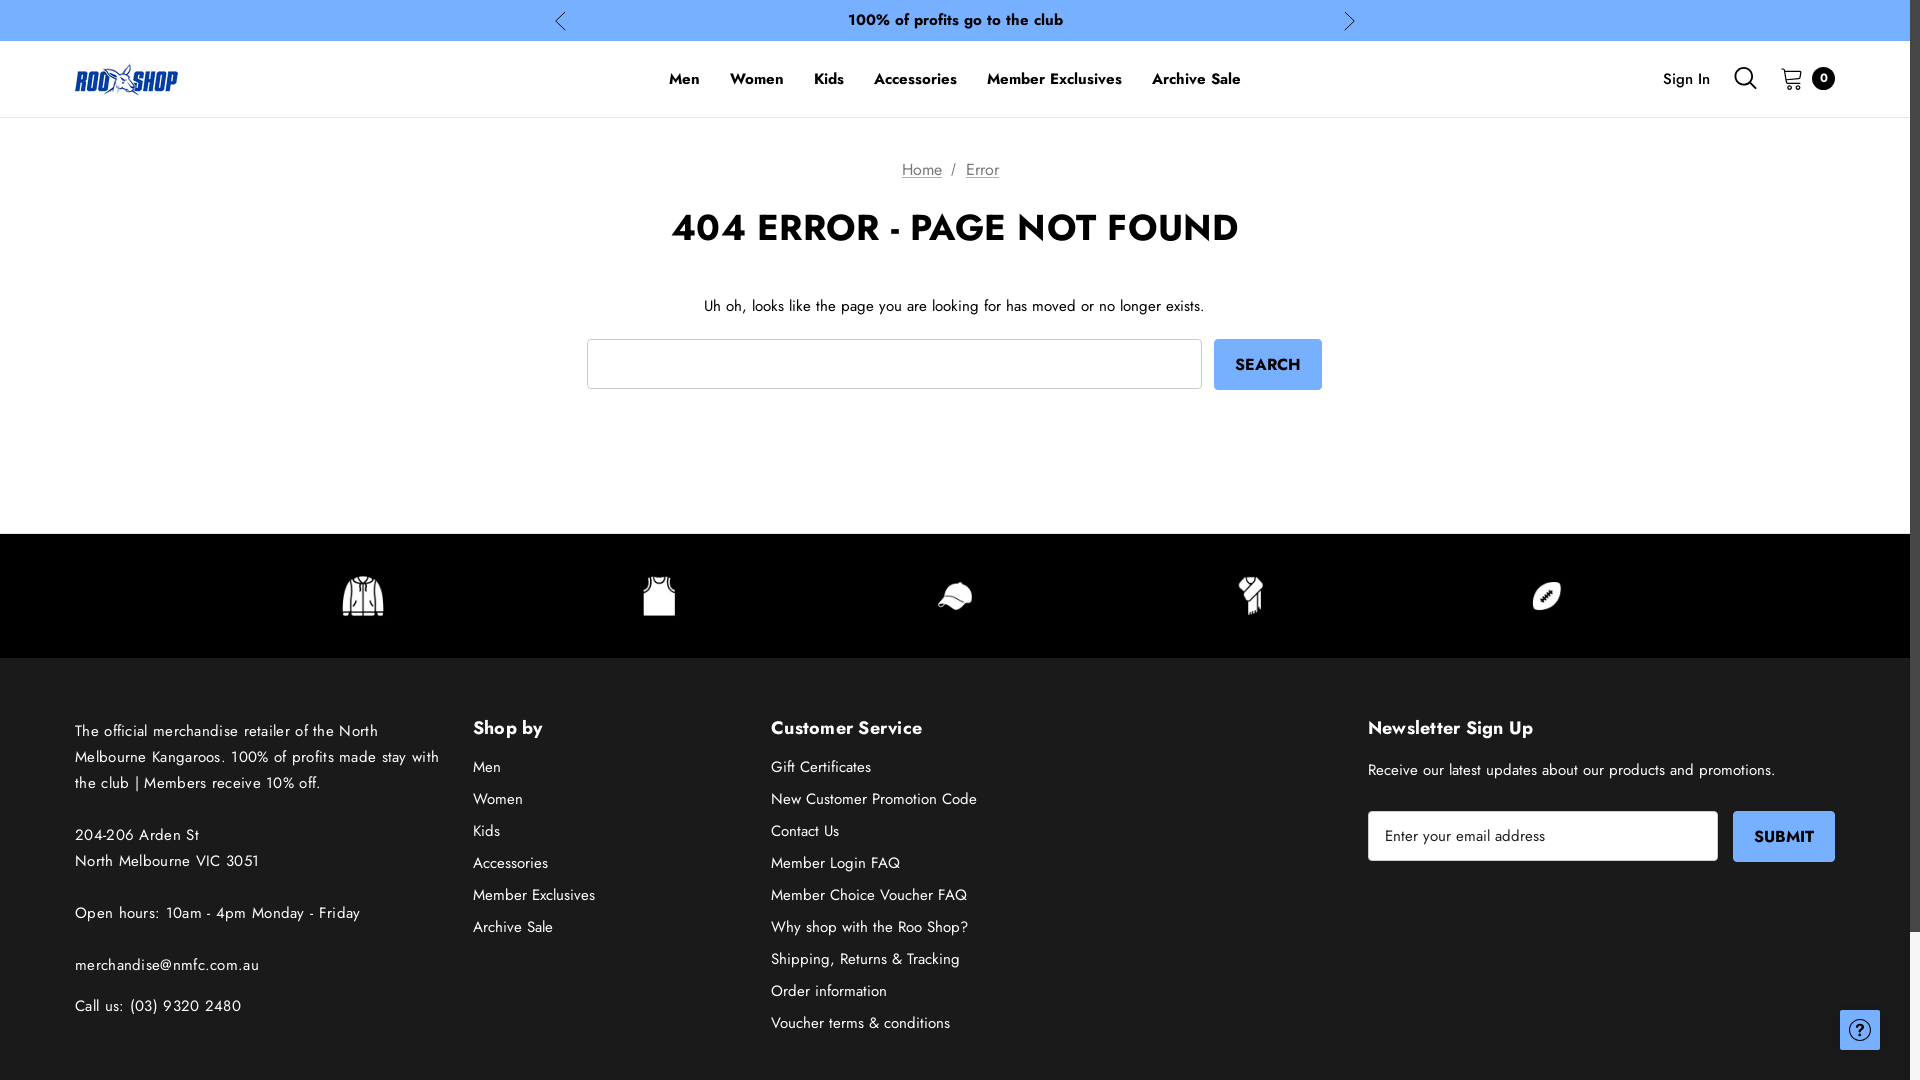  I want to click on 'Order information', so click(829, 991).